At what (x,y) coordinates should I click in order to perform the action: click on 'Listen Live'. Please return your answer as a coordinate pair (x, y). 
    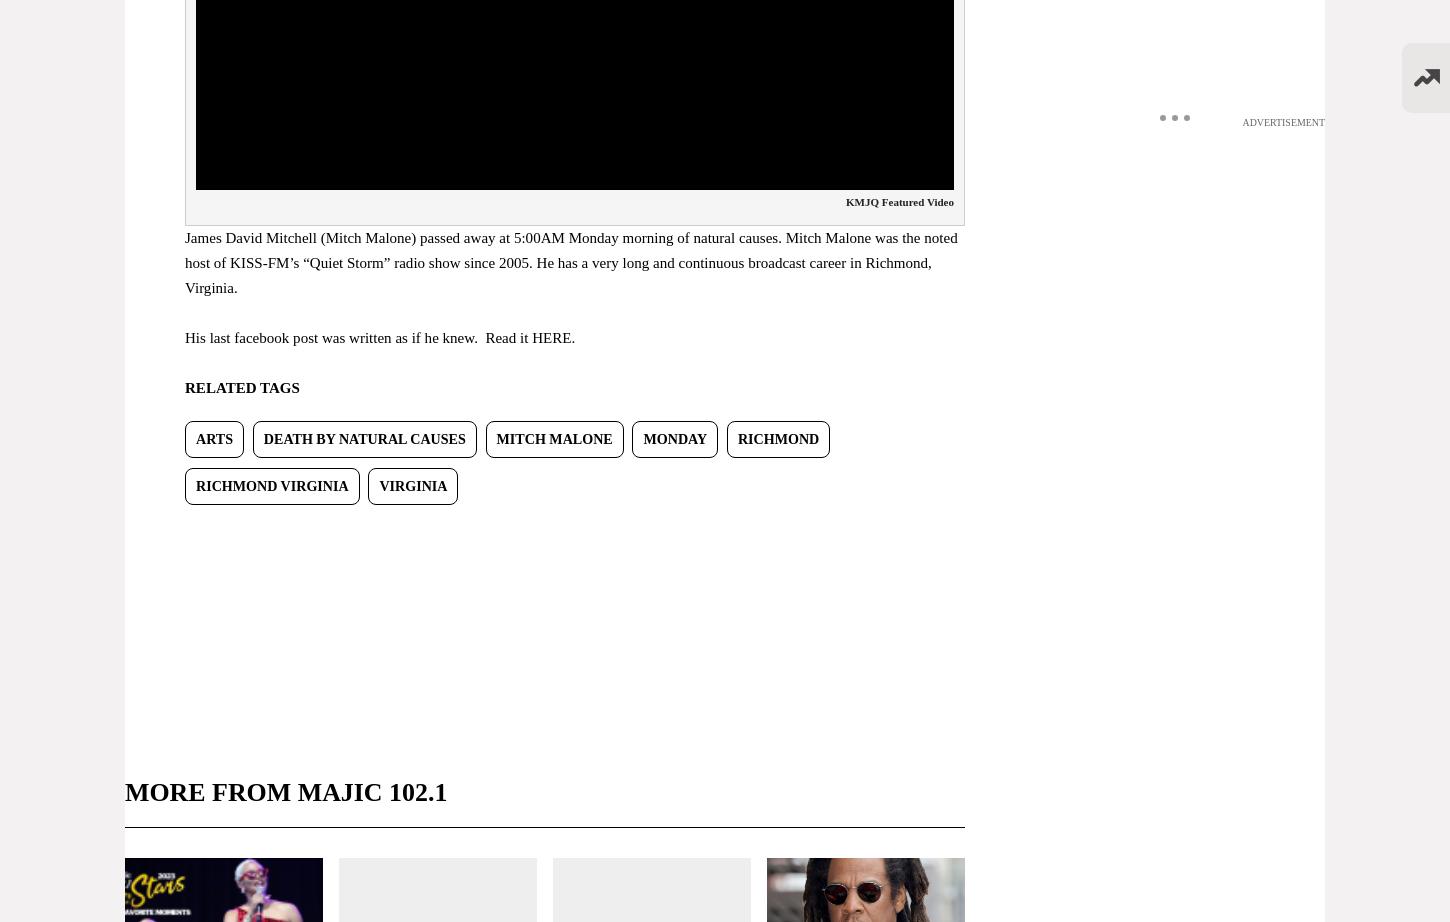
    Looking at the image, I should click on (1424, 140).